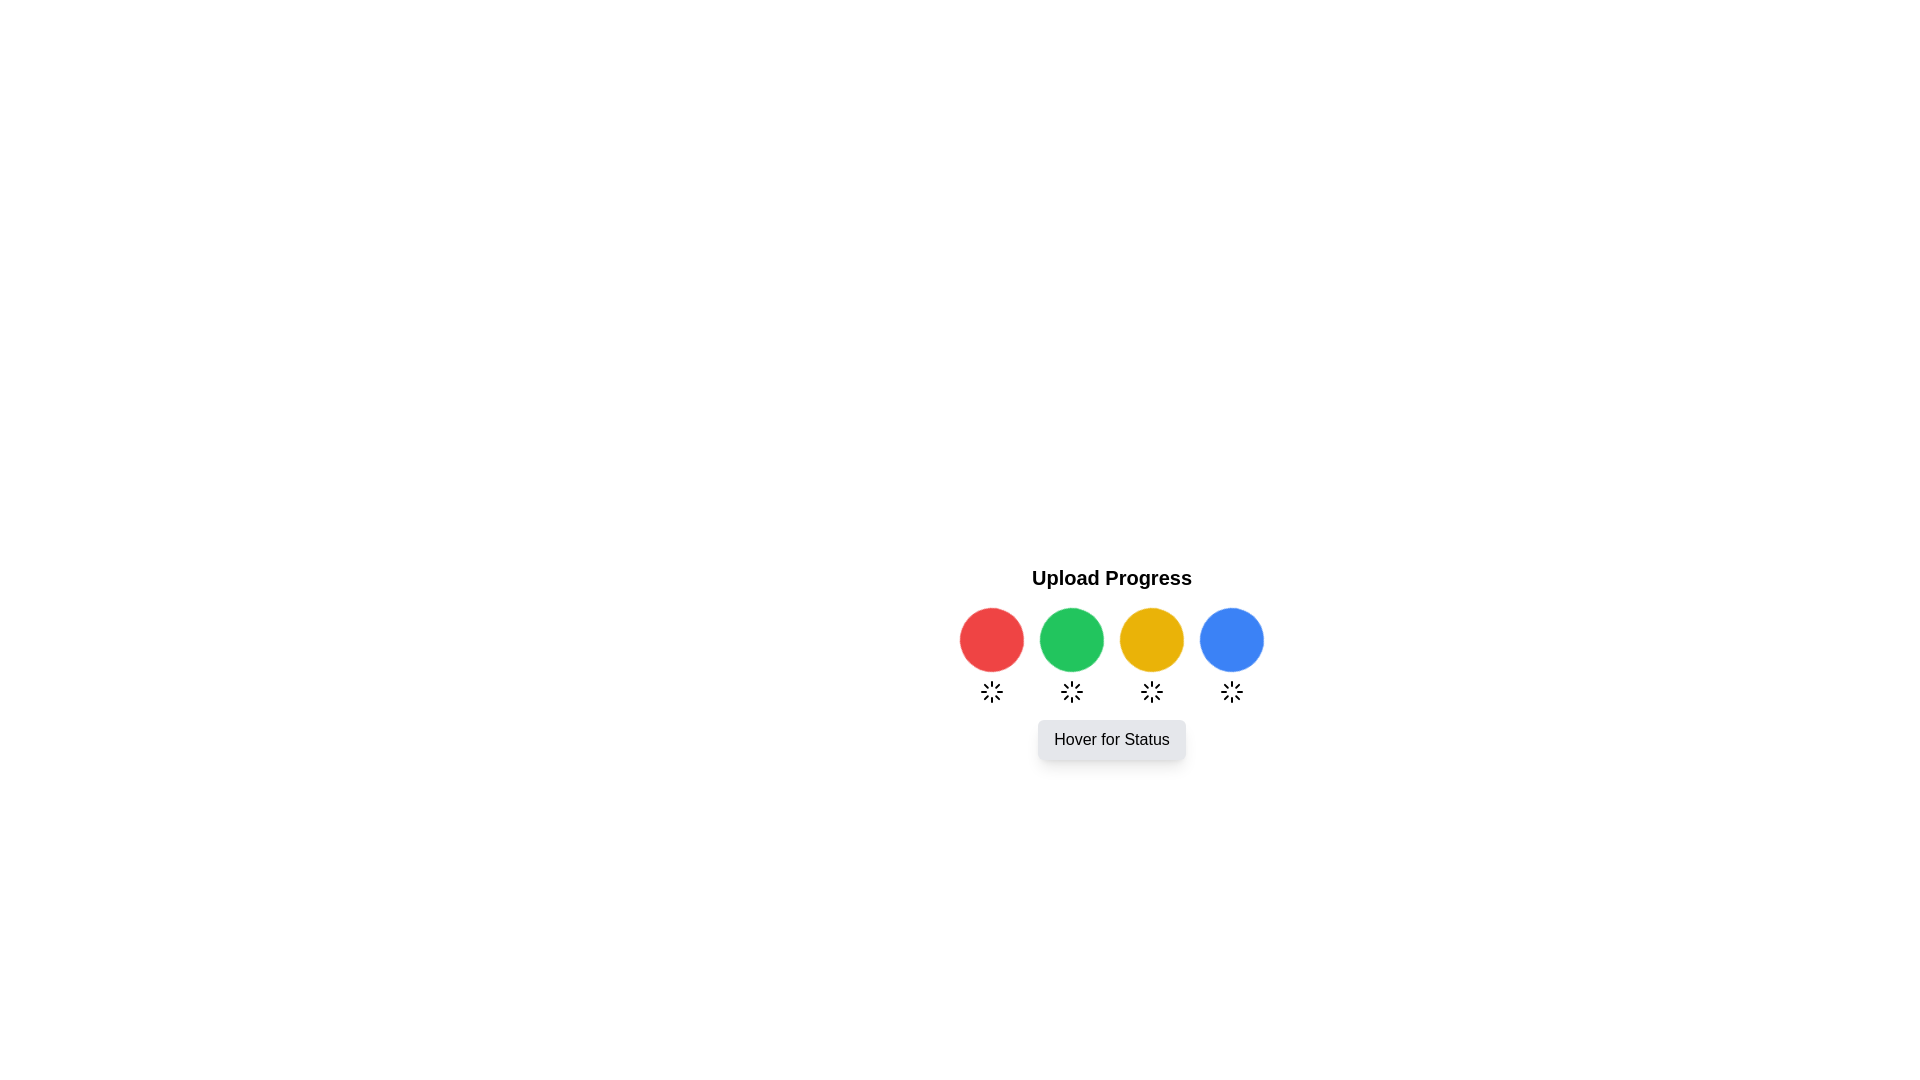  Describe the element at coordinates (1111, 578) in the screenshot. I see `the text label that reads 'Upload Progress', which is prominently displayed in bold and larger font, serving as a title above a row of animated colored circles` at that location.